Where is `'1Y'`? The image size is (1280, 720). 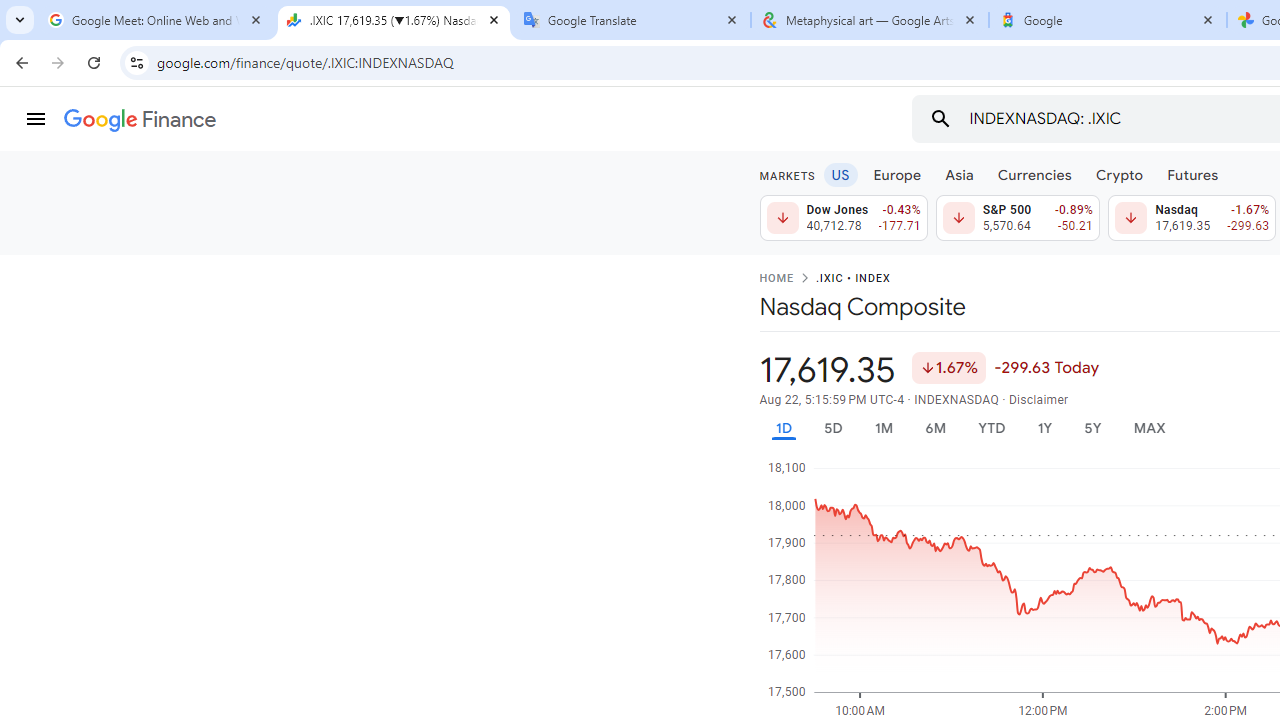 '1Y' is located at coordinates (1044, 427).